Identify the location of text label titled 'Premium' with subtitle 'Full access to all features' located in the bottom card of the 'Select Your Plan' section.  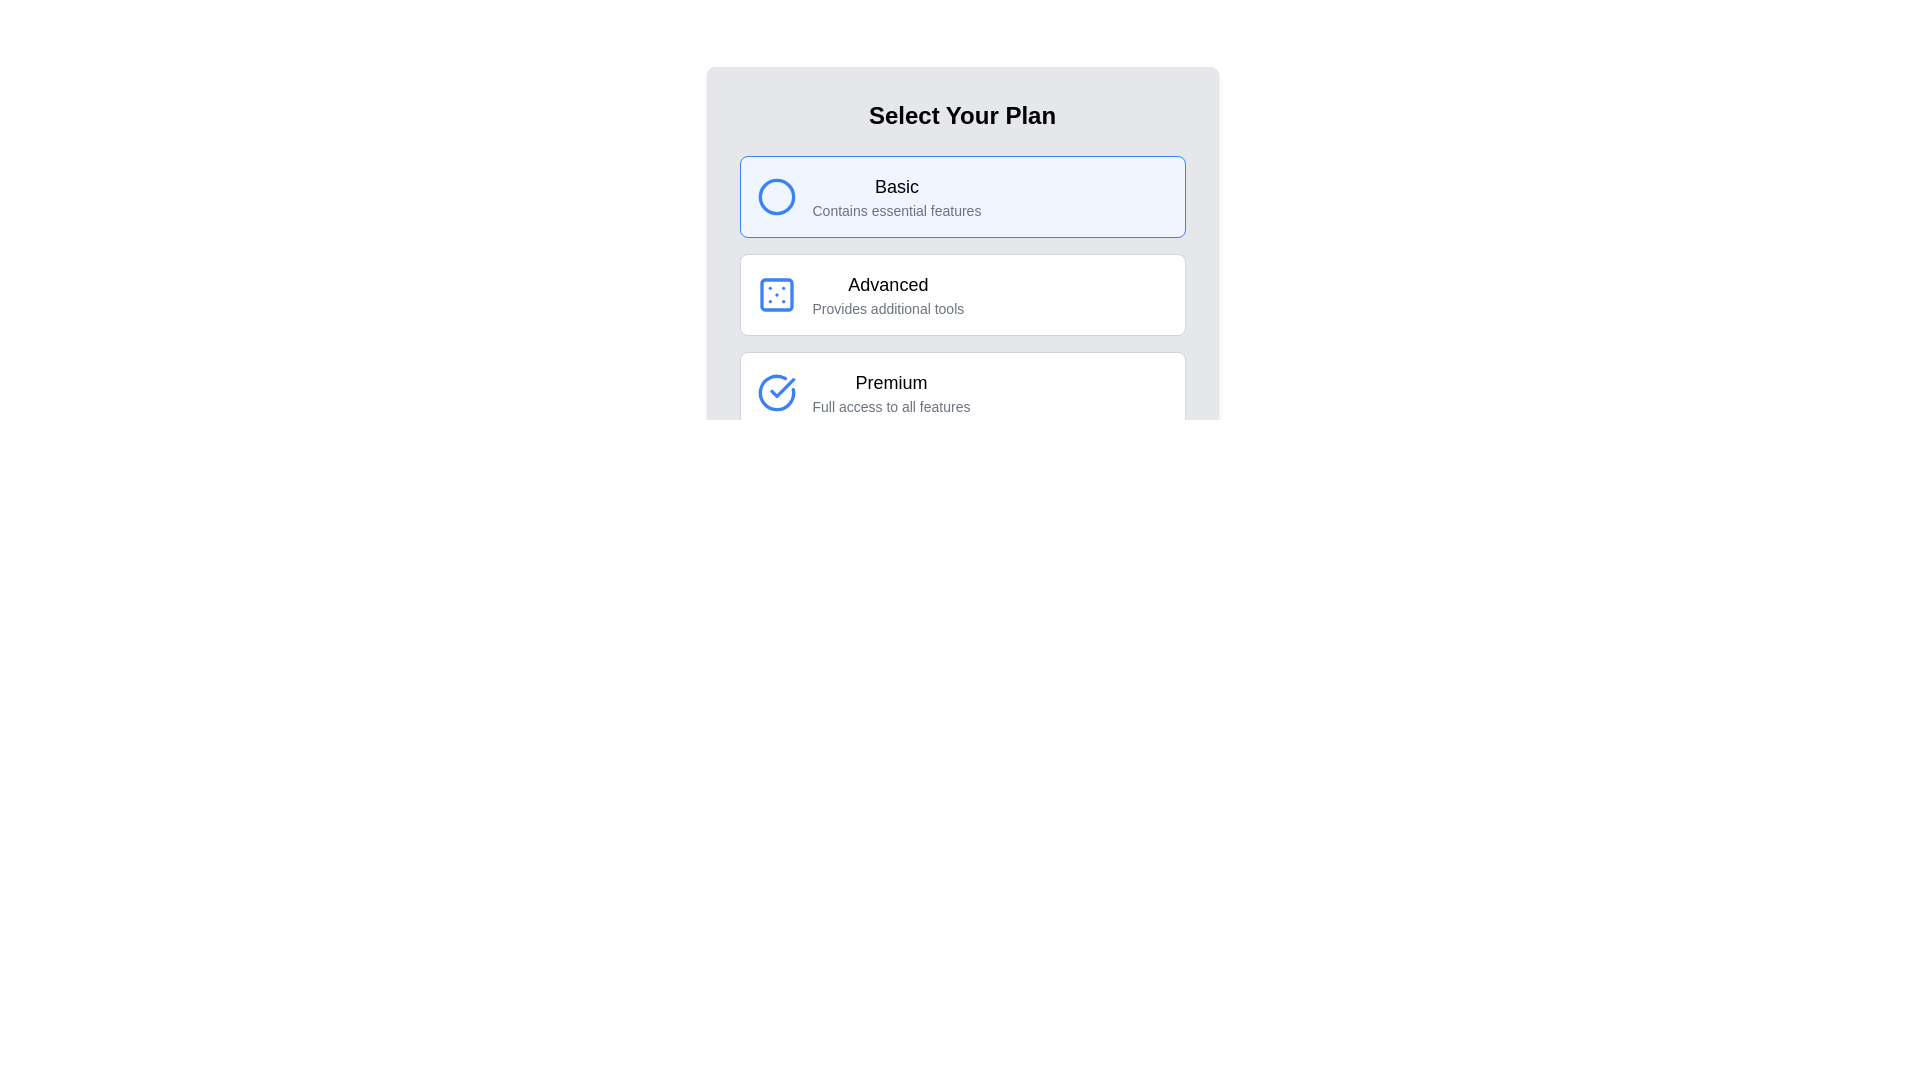
(890, 393).